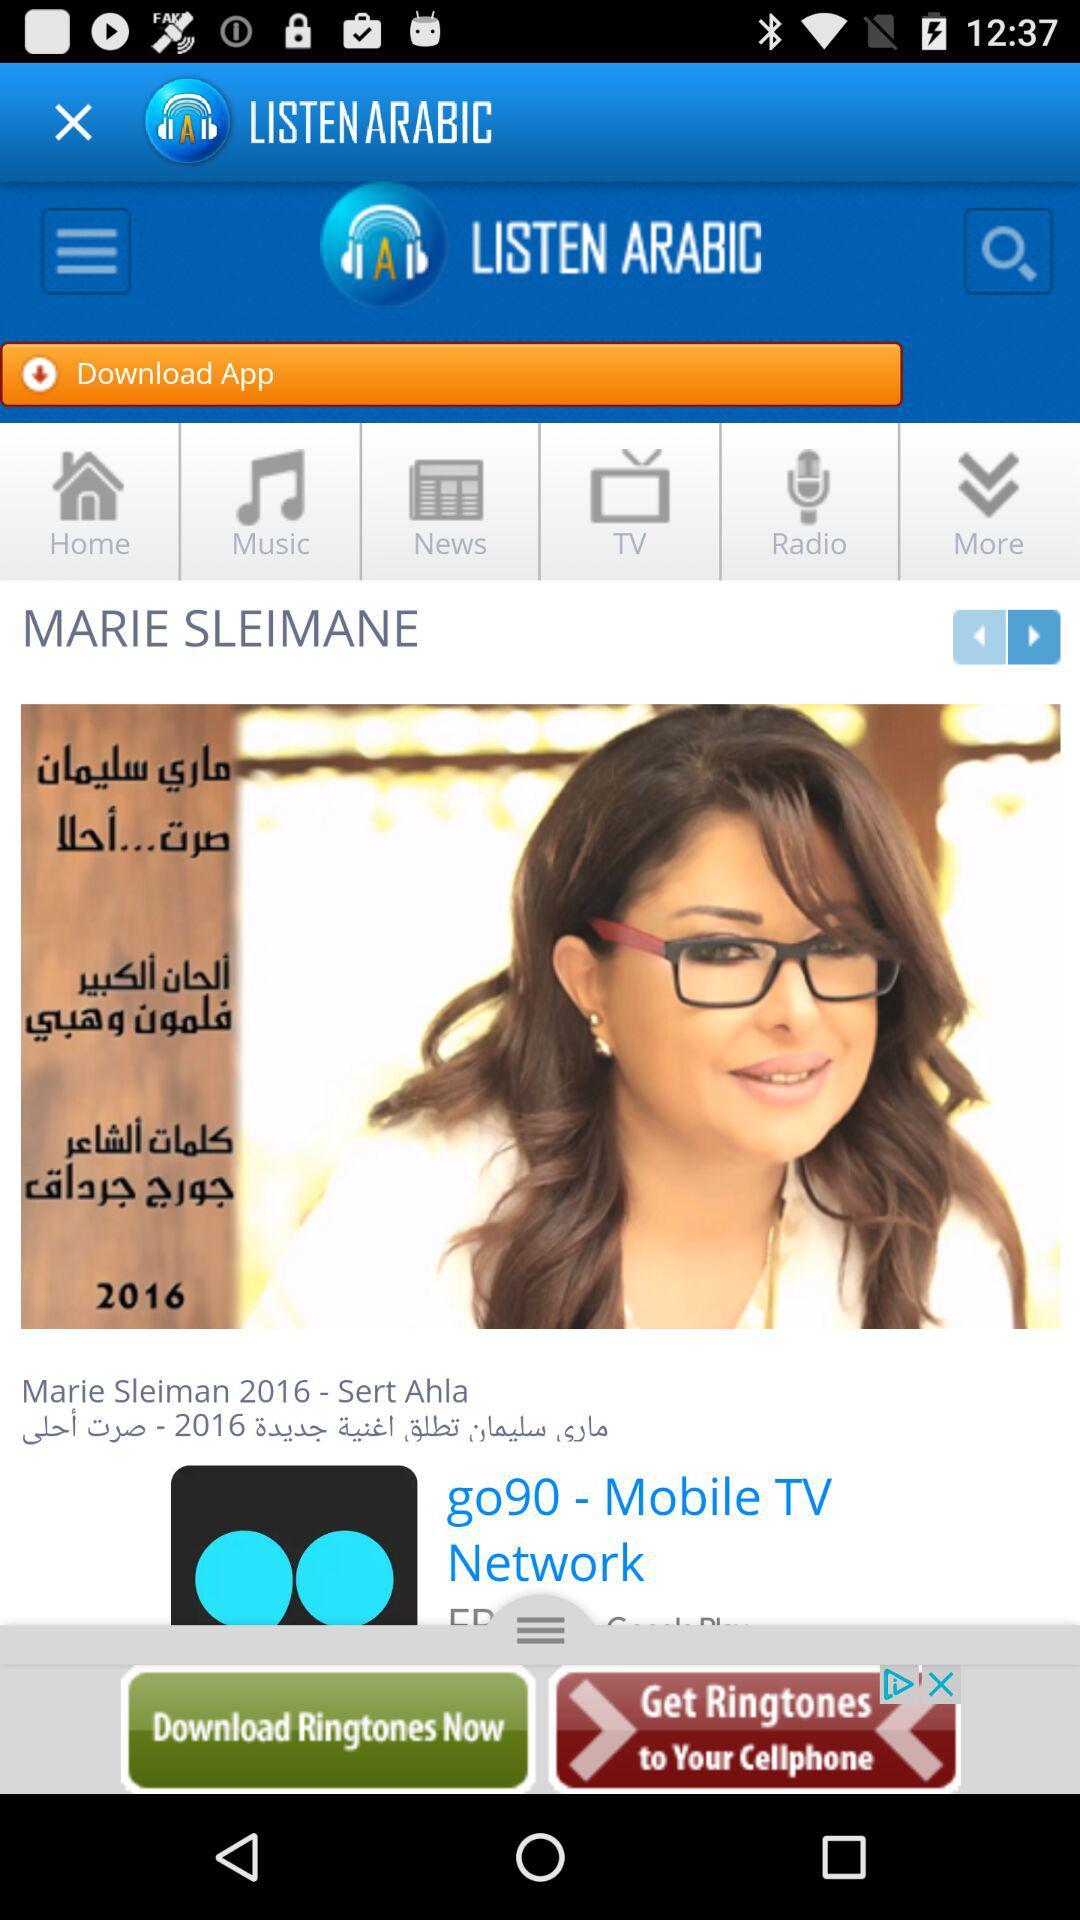 Image resolution: width=1080 pixels, height=1920 pixels. Describe the element at coordinates (72, 121) in the screenshot. I see `app` at that location.